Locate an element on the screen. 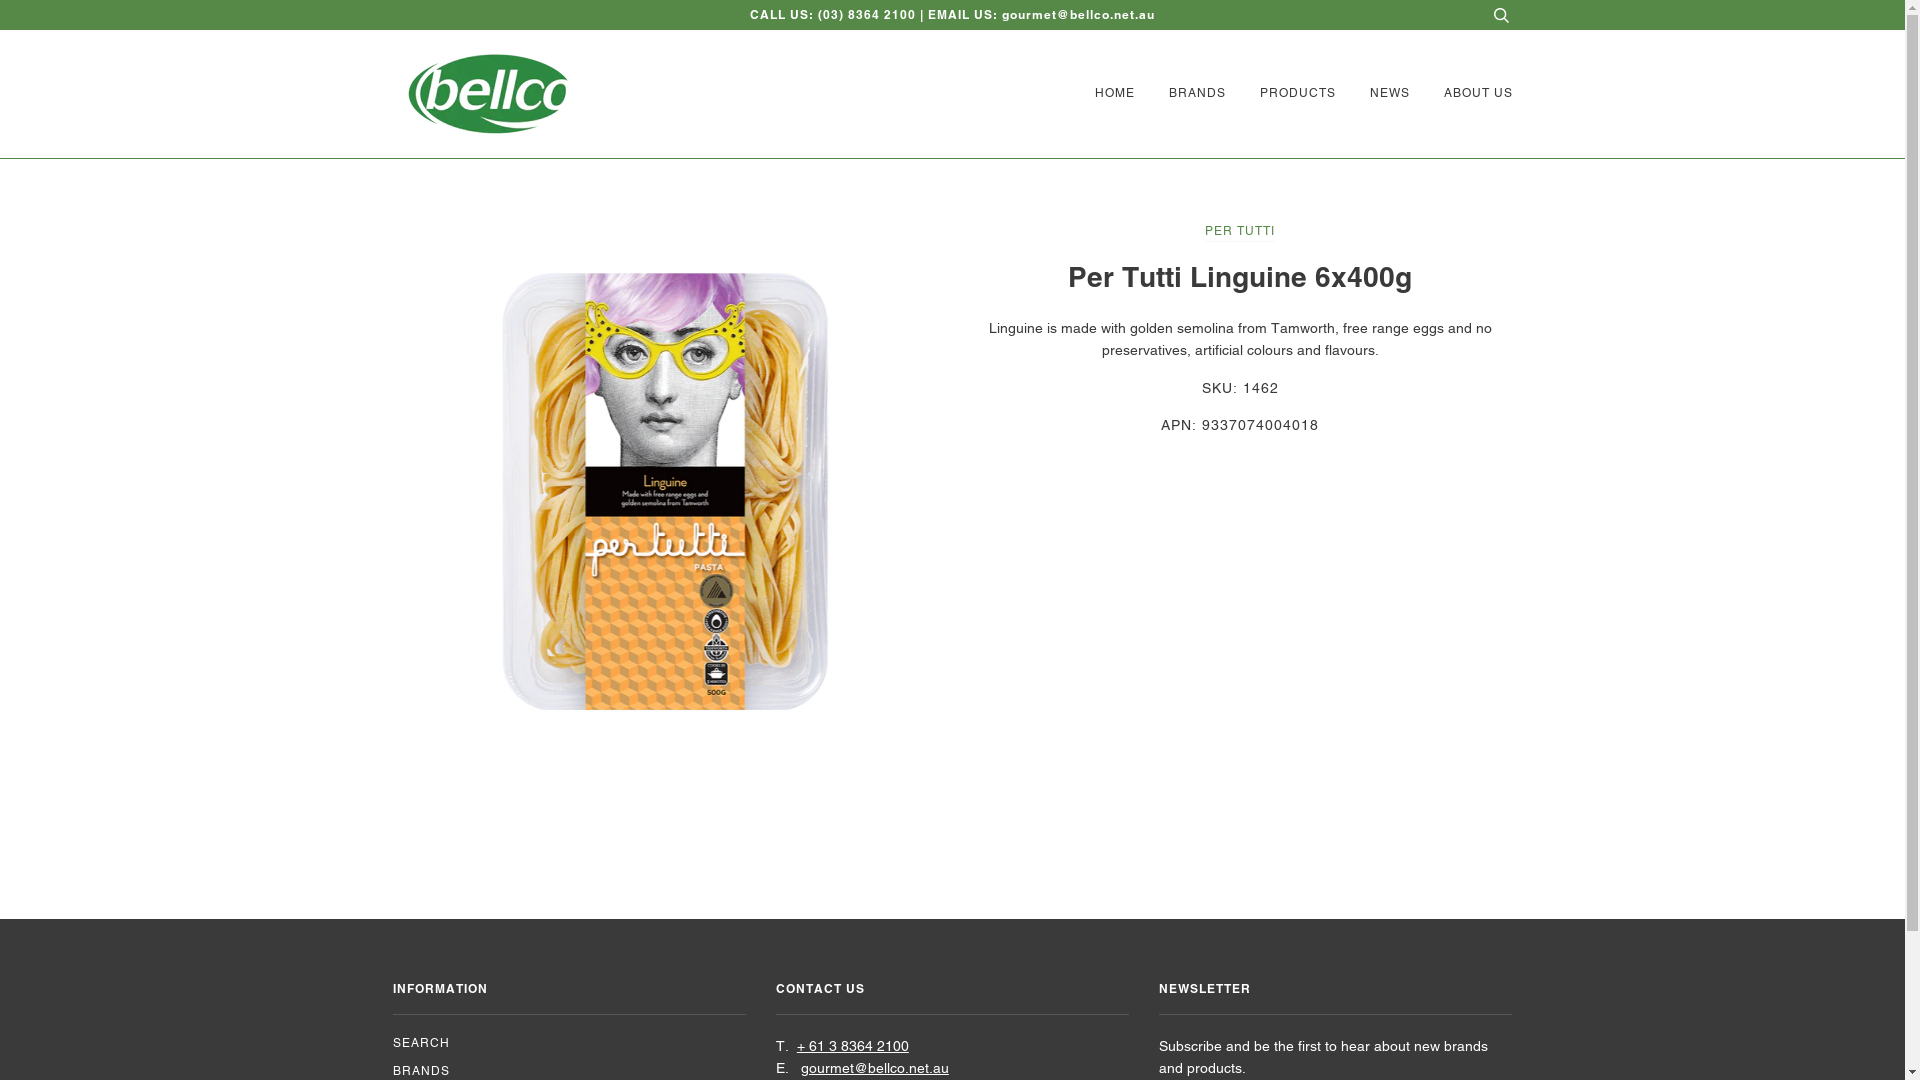 This screenshot has width=1920, height=1080. 'NEWS' is located at coordinates (1373, 93).